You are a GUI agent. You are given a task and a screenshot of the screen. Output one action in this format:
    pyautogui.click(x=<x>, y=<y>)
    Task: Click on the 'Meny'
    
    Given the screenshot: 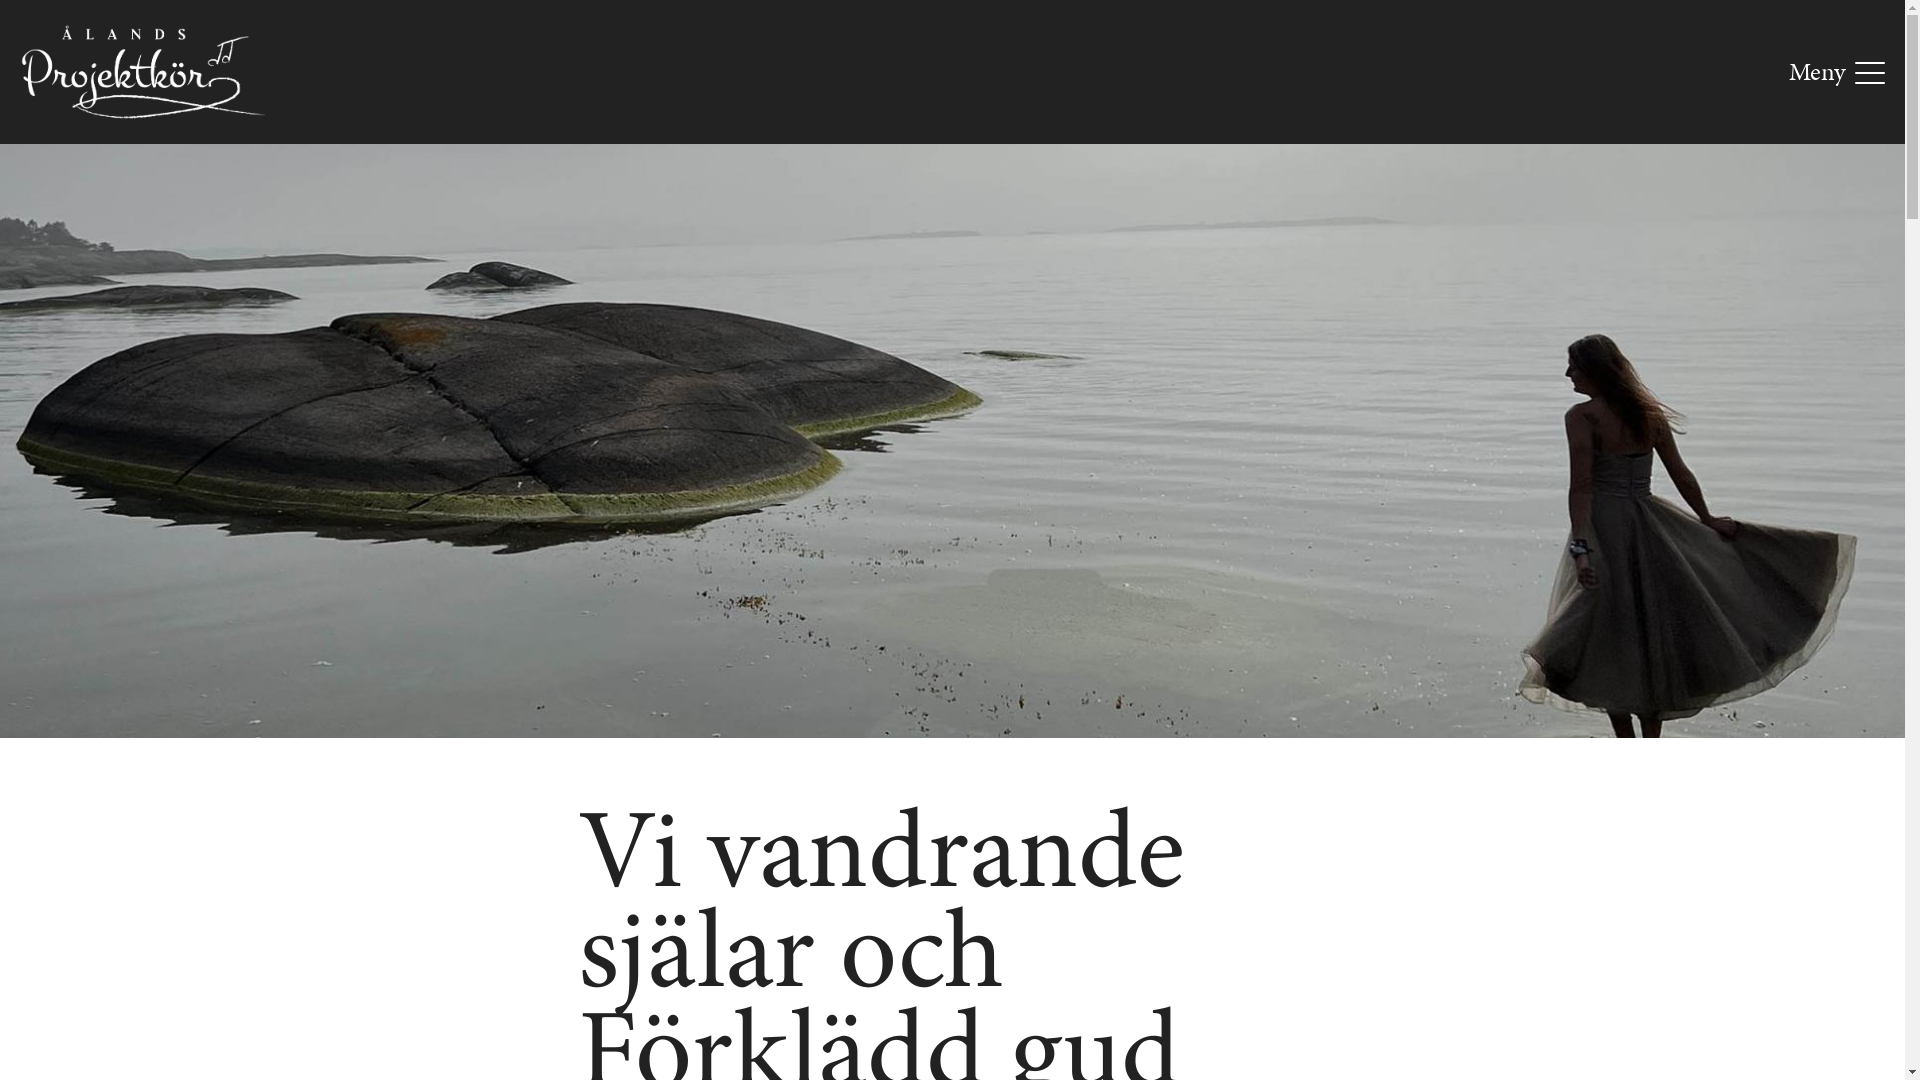 What is the action you would take?
    pyautogui.click(x=1837, y=71)
    